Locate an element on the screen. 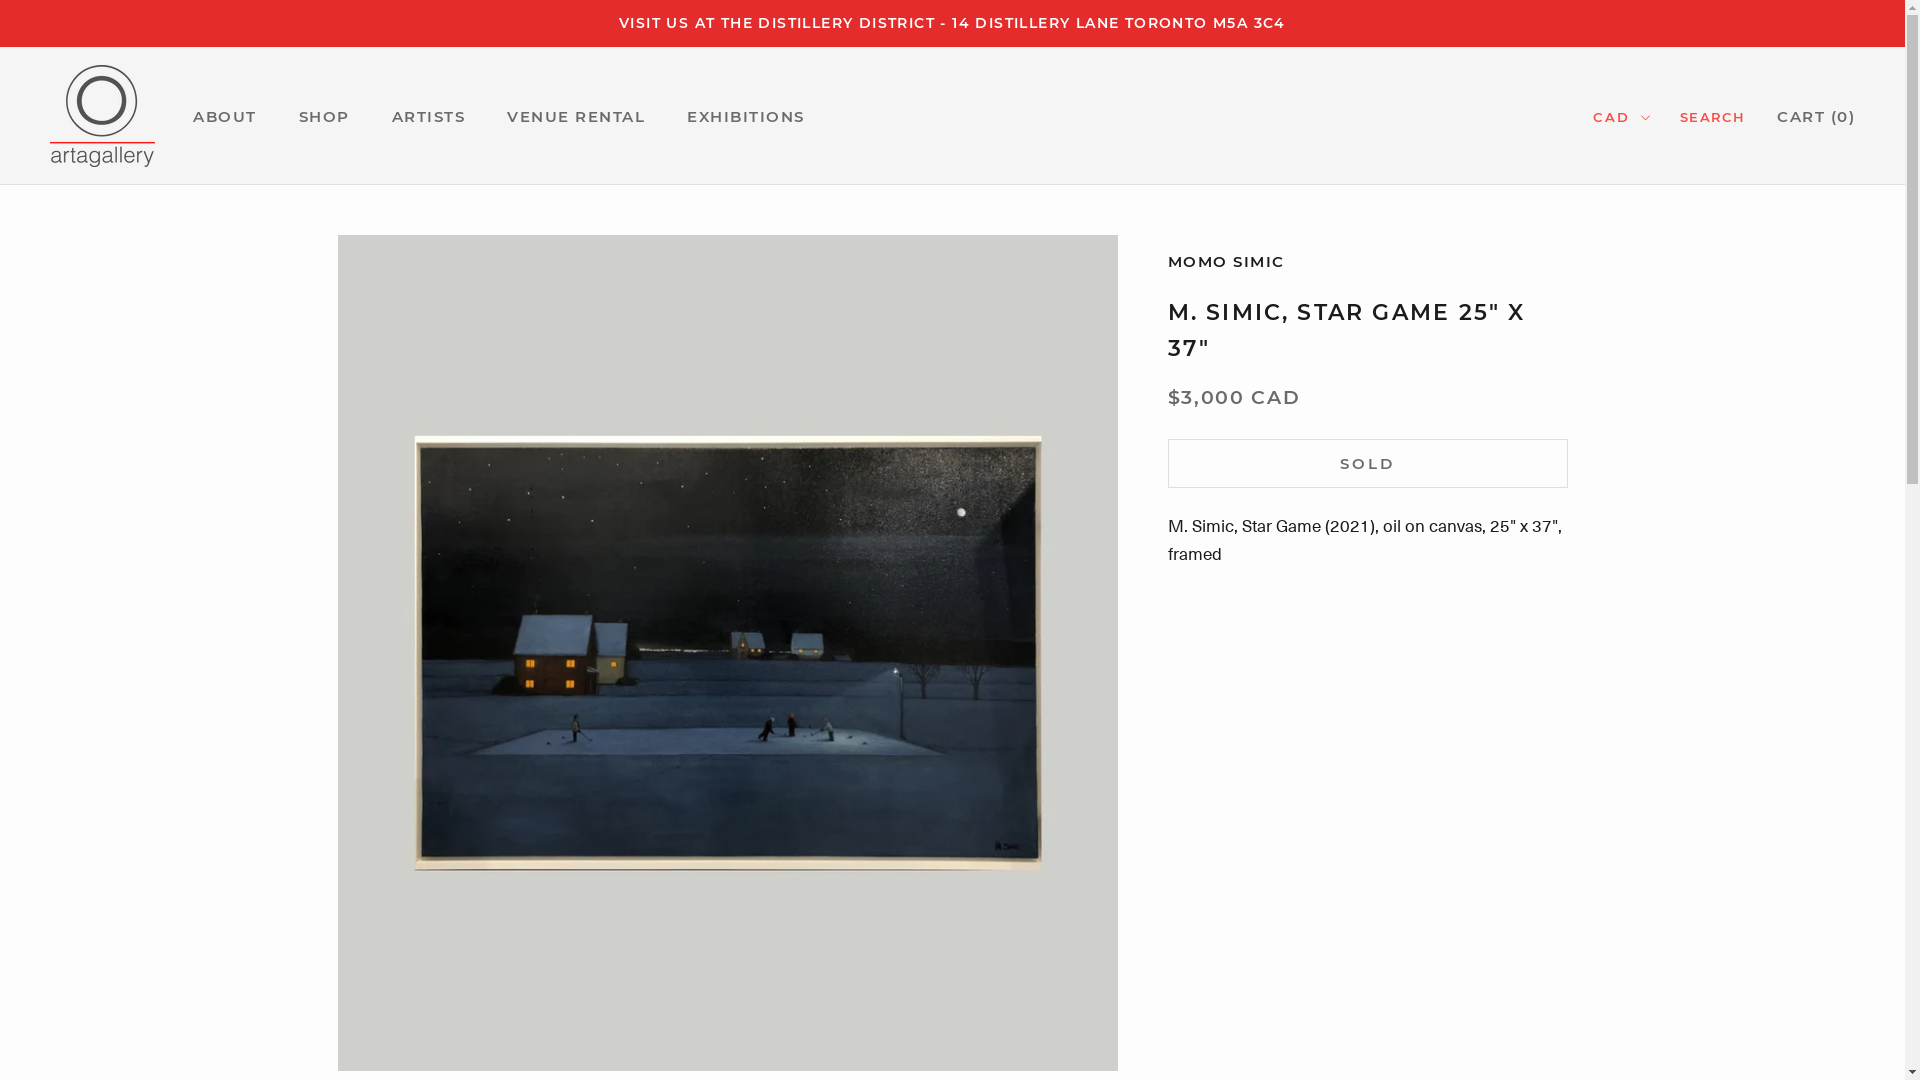  'SOLD' is located at coordinates (1367, 463).